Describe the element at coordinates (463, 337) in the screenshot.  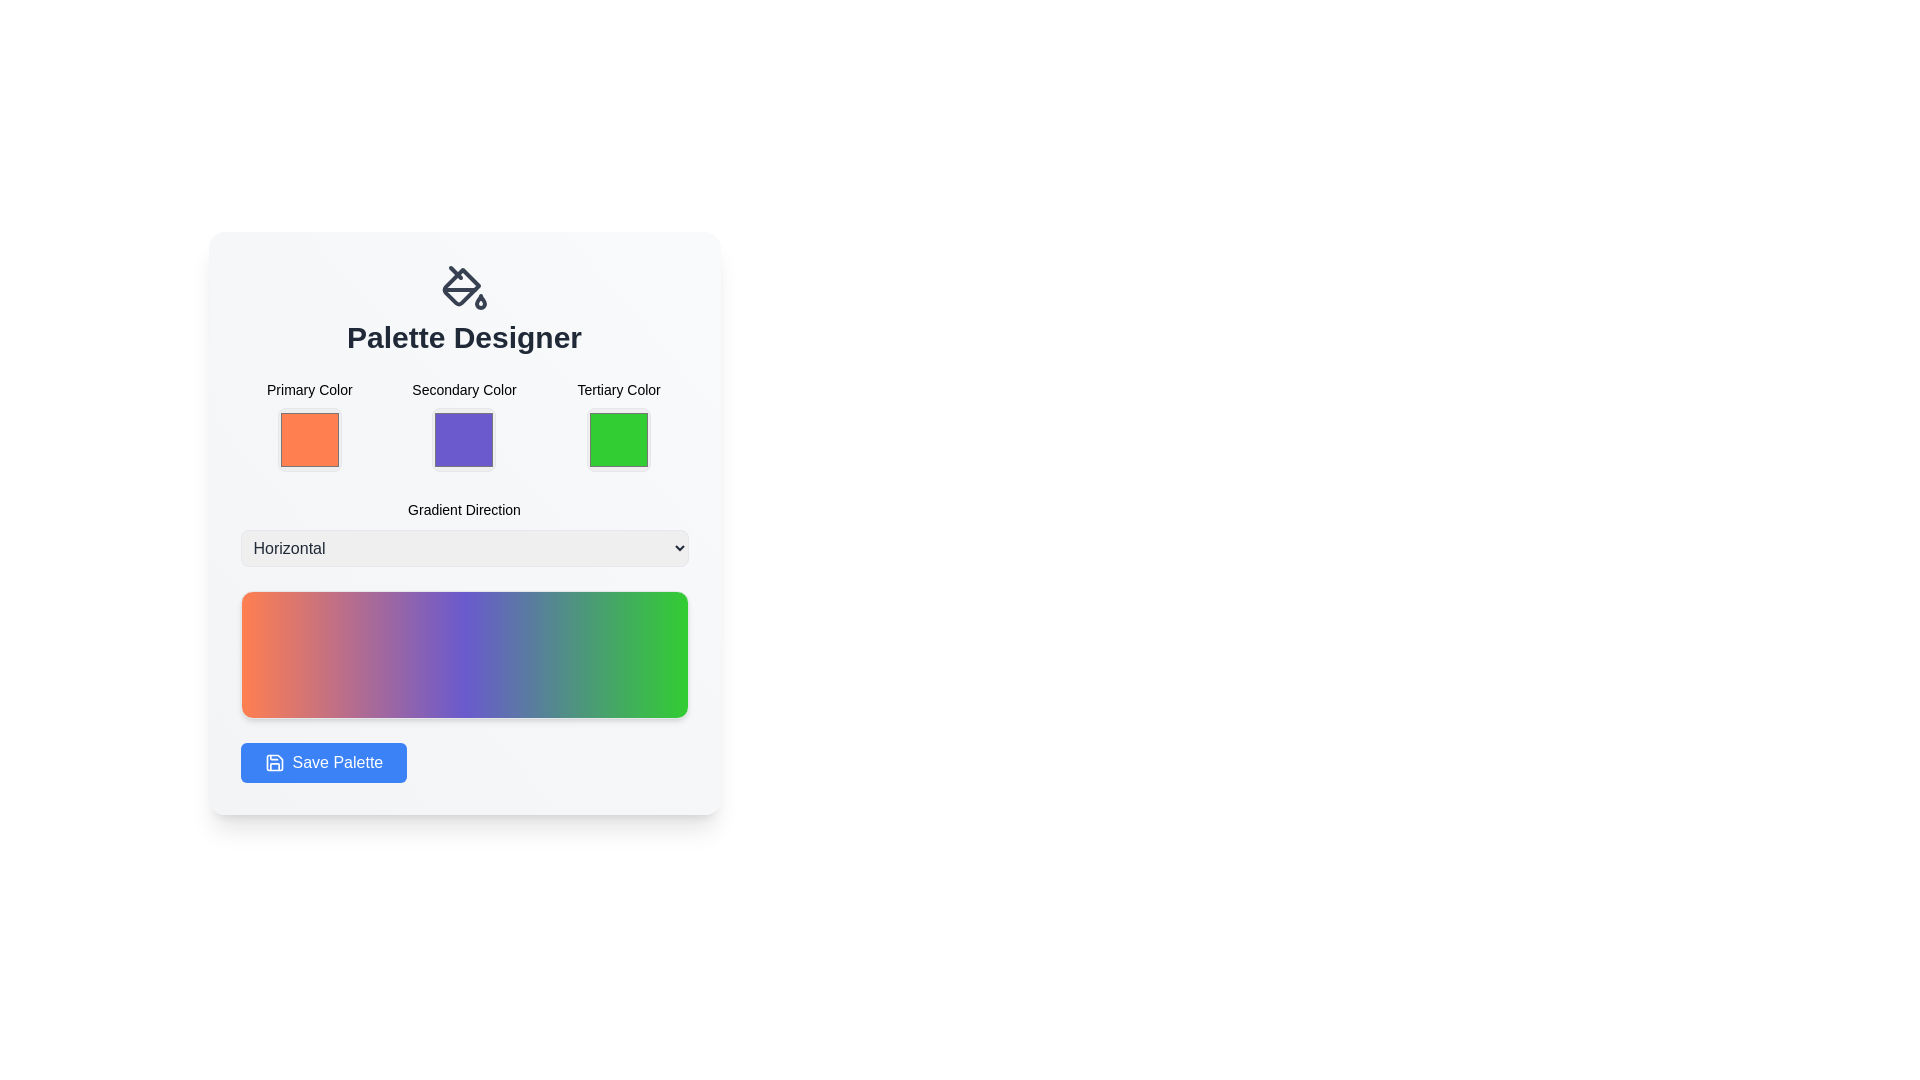
I see `static text element that serves as the title for the 'Palette Designer' interface, located below the paint bucket icon` at that location.